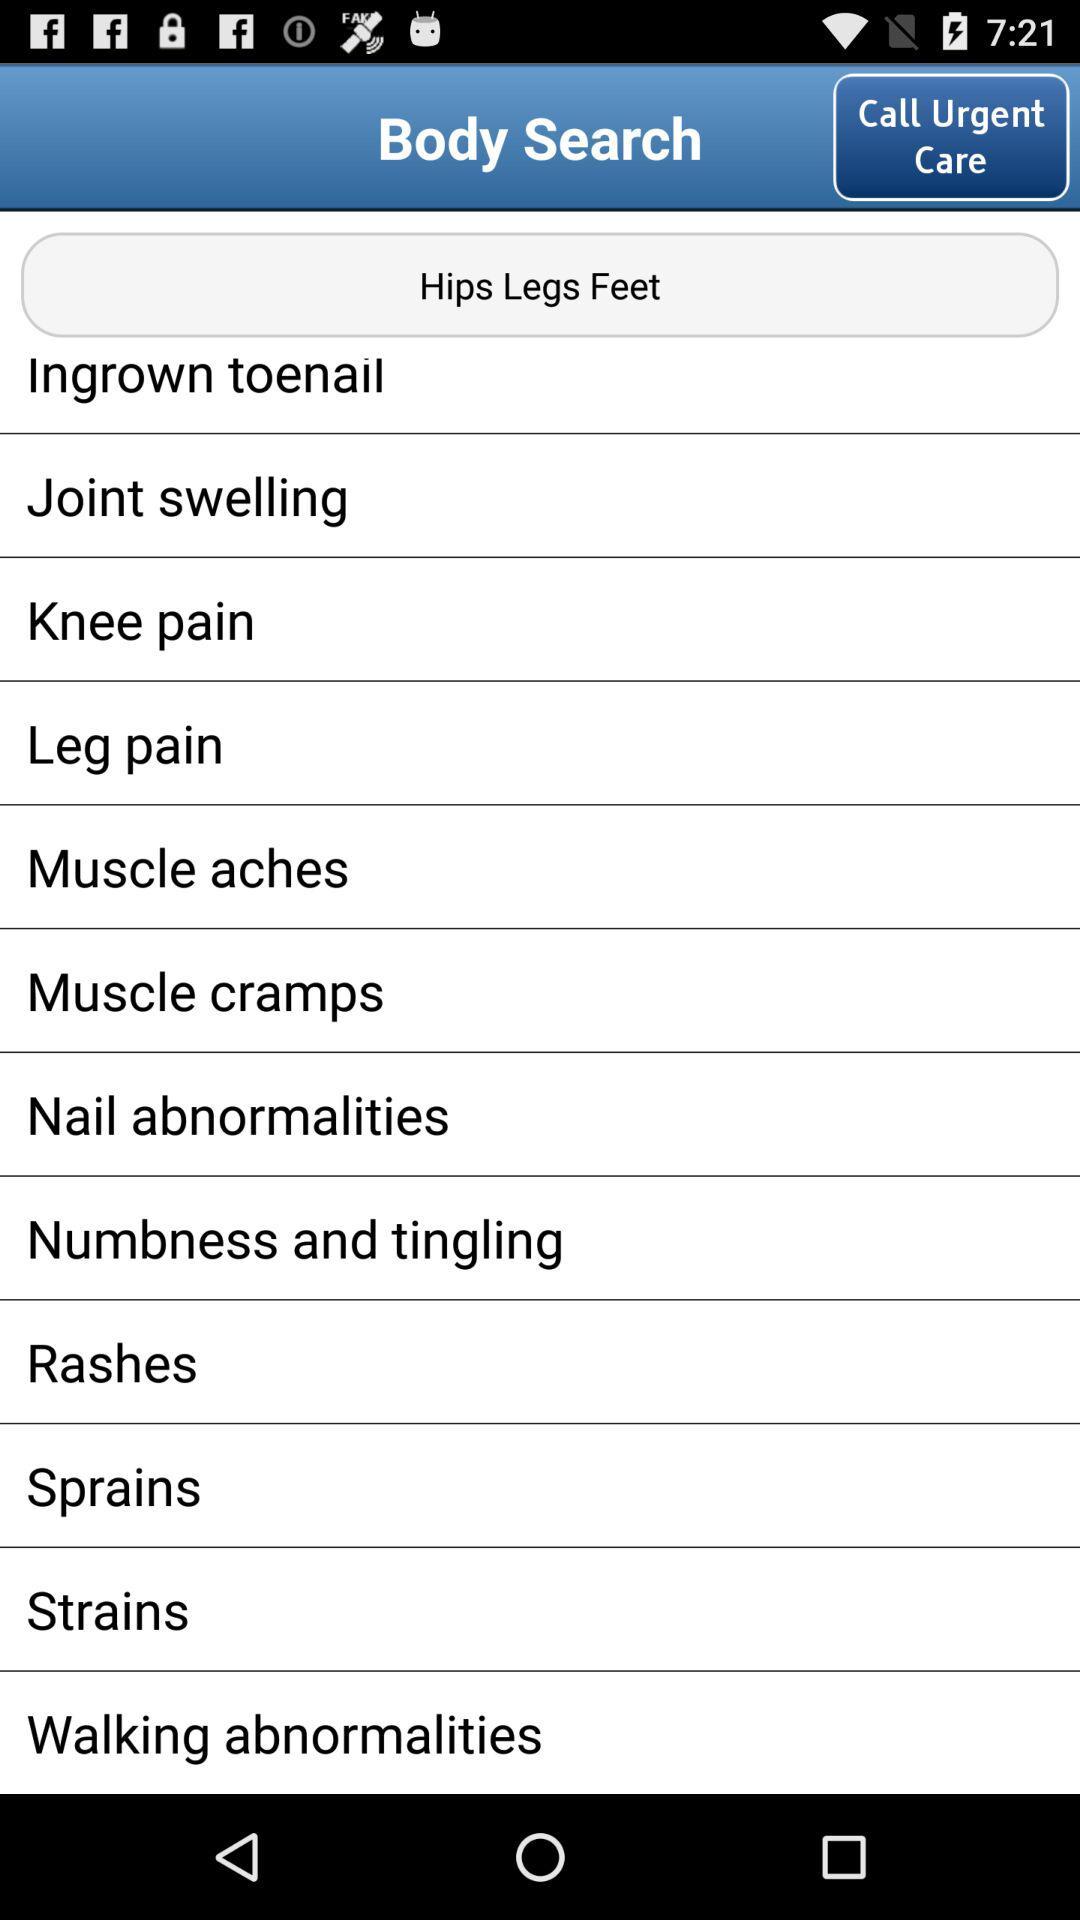  Describe the element at coordinates (540, 495) in the screenshot. I see `app below ingrown toenail` at that location.